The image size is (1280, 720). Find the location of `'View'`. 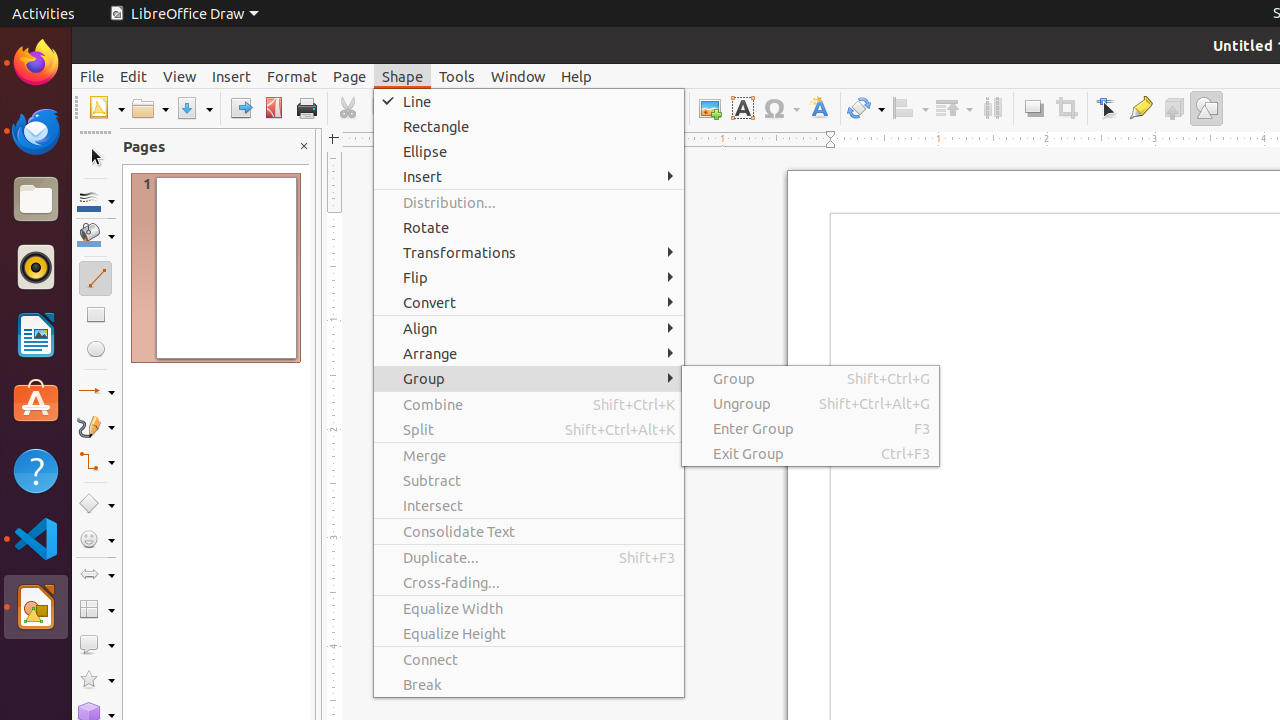

'View' is located at coordinates (179, 75).